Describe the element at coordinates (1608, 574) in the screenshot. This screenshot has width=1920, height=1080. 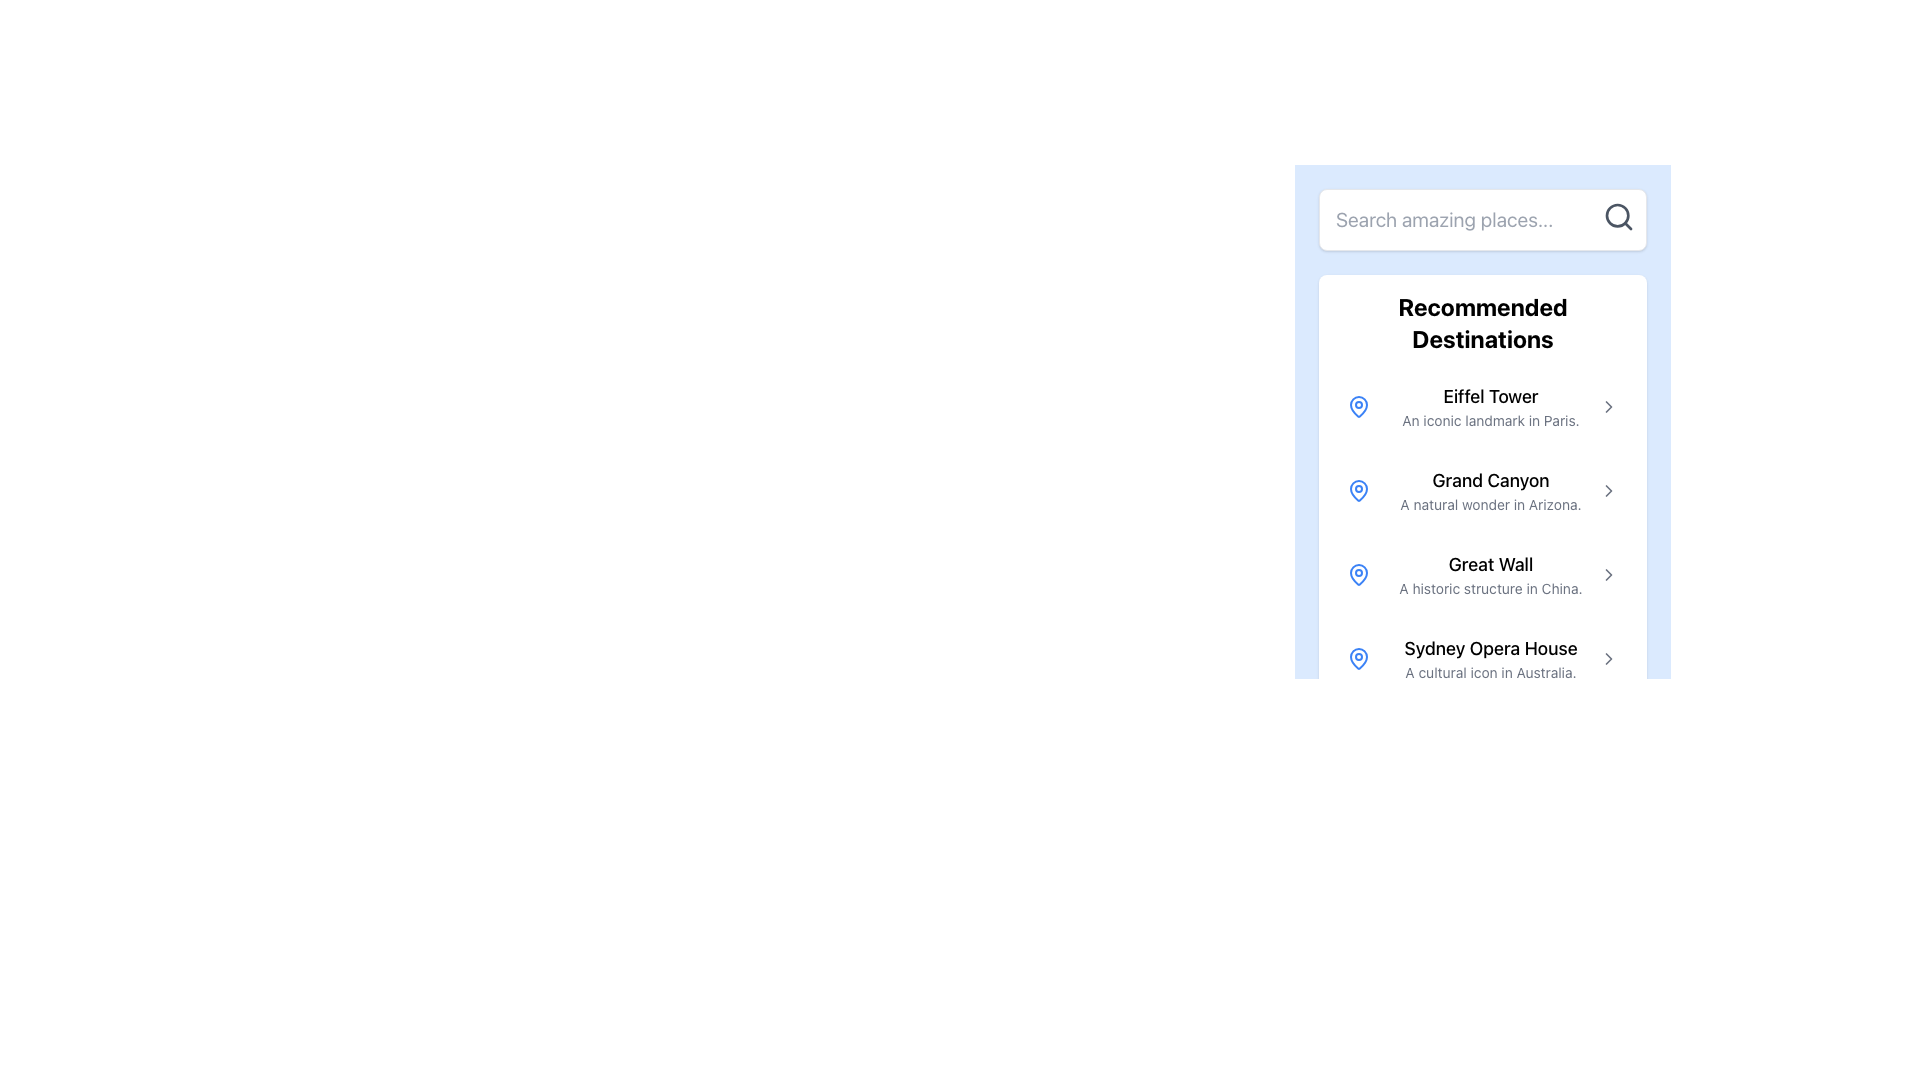
I see `the right-pointing chevron icon styled in gray, located next to the 'Great Wall' entry in the 'Recommended Destinations' list` at that location.